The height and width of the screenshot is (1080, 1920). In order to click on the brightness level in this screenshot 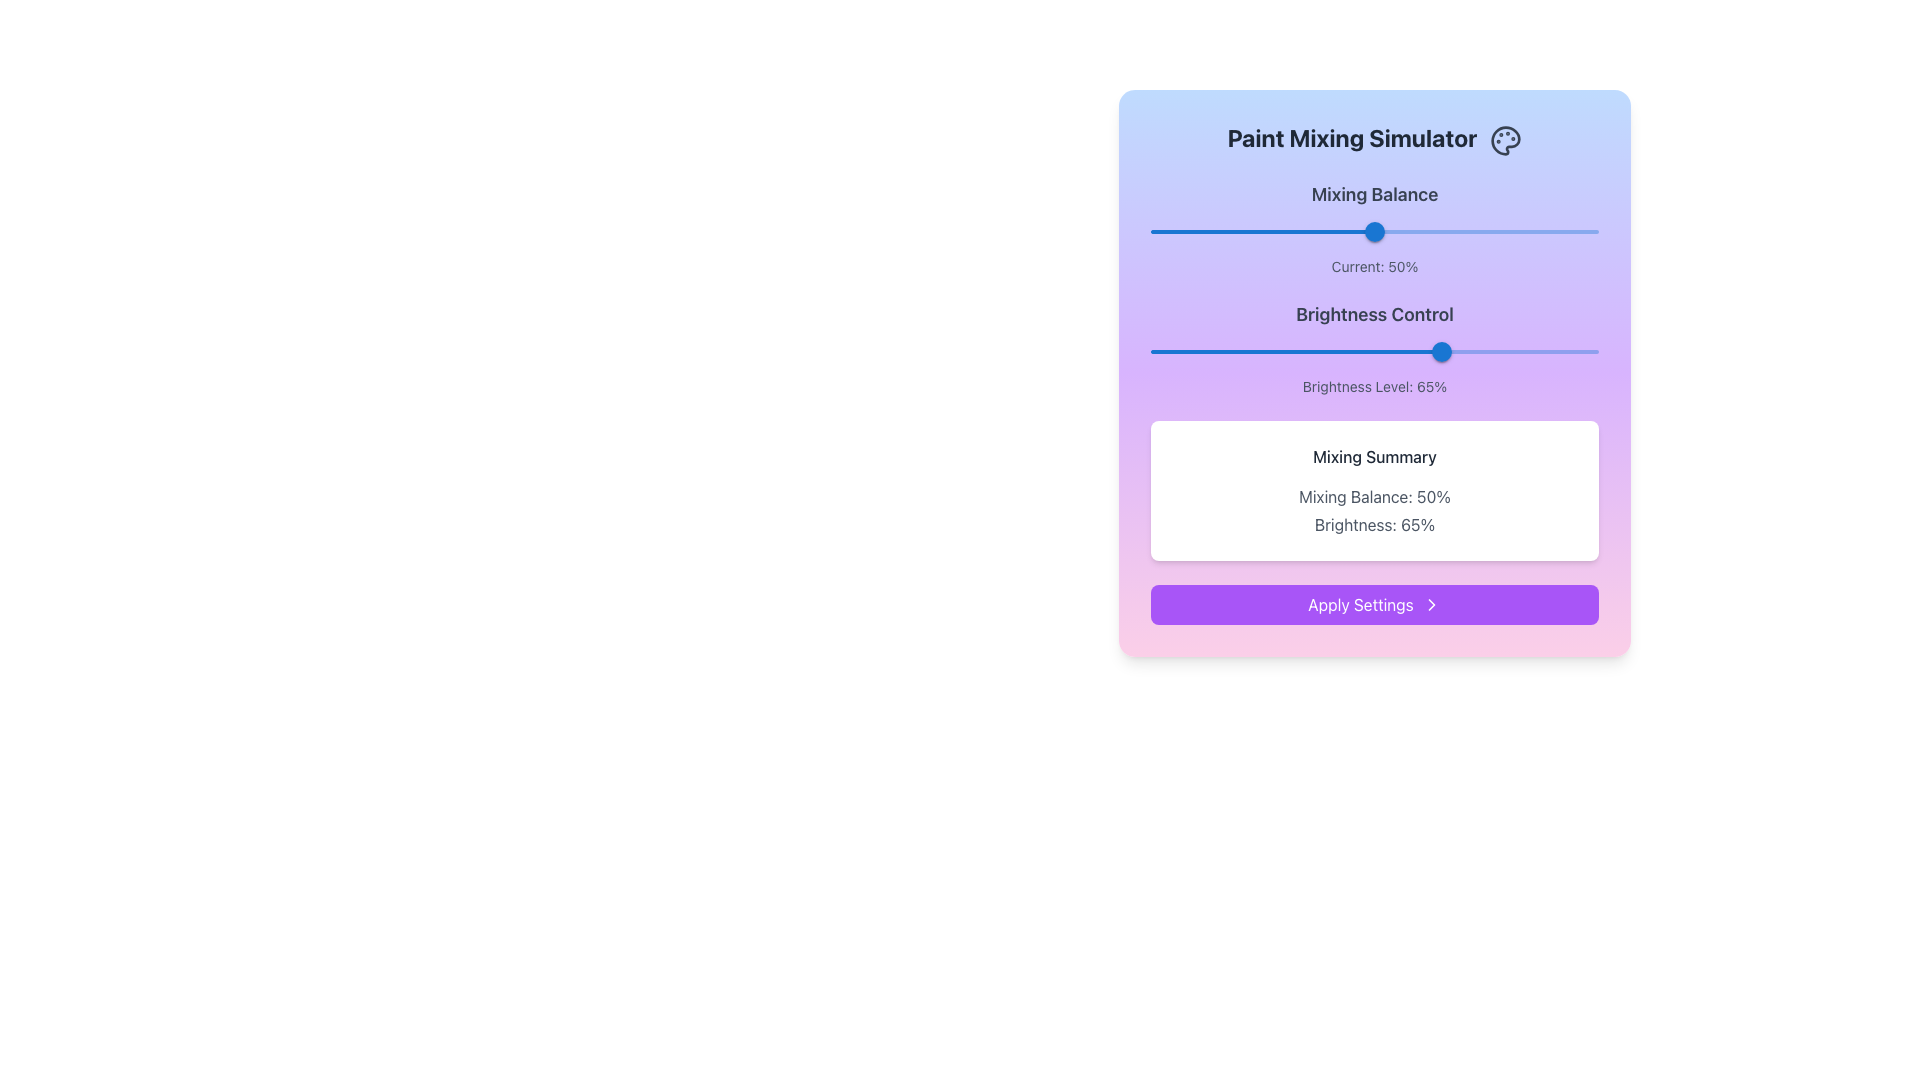, I will do `click(1468, 350)`.